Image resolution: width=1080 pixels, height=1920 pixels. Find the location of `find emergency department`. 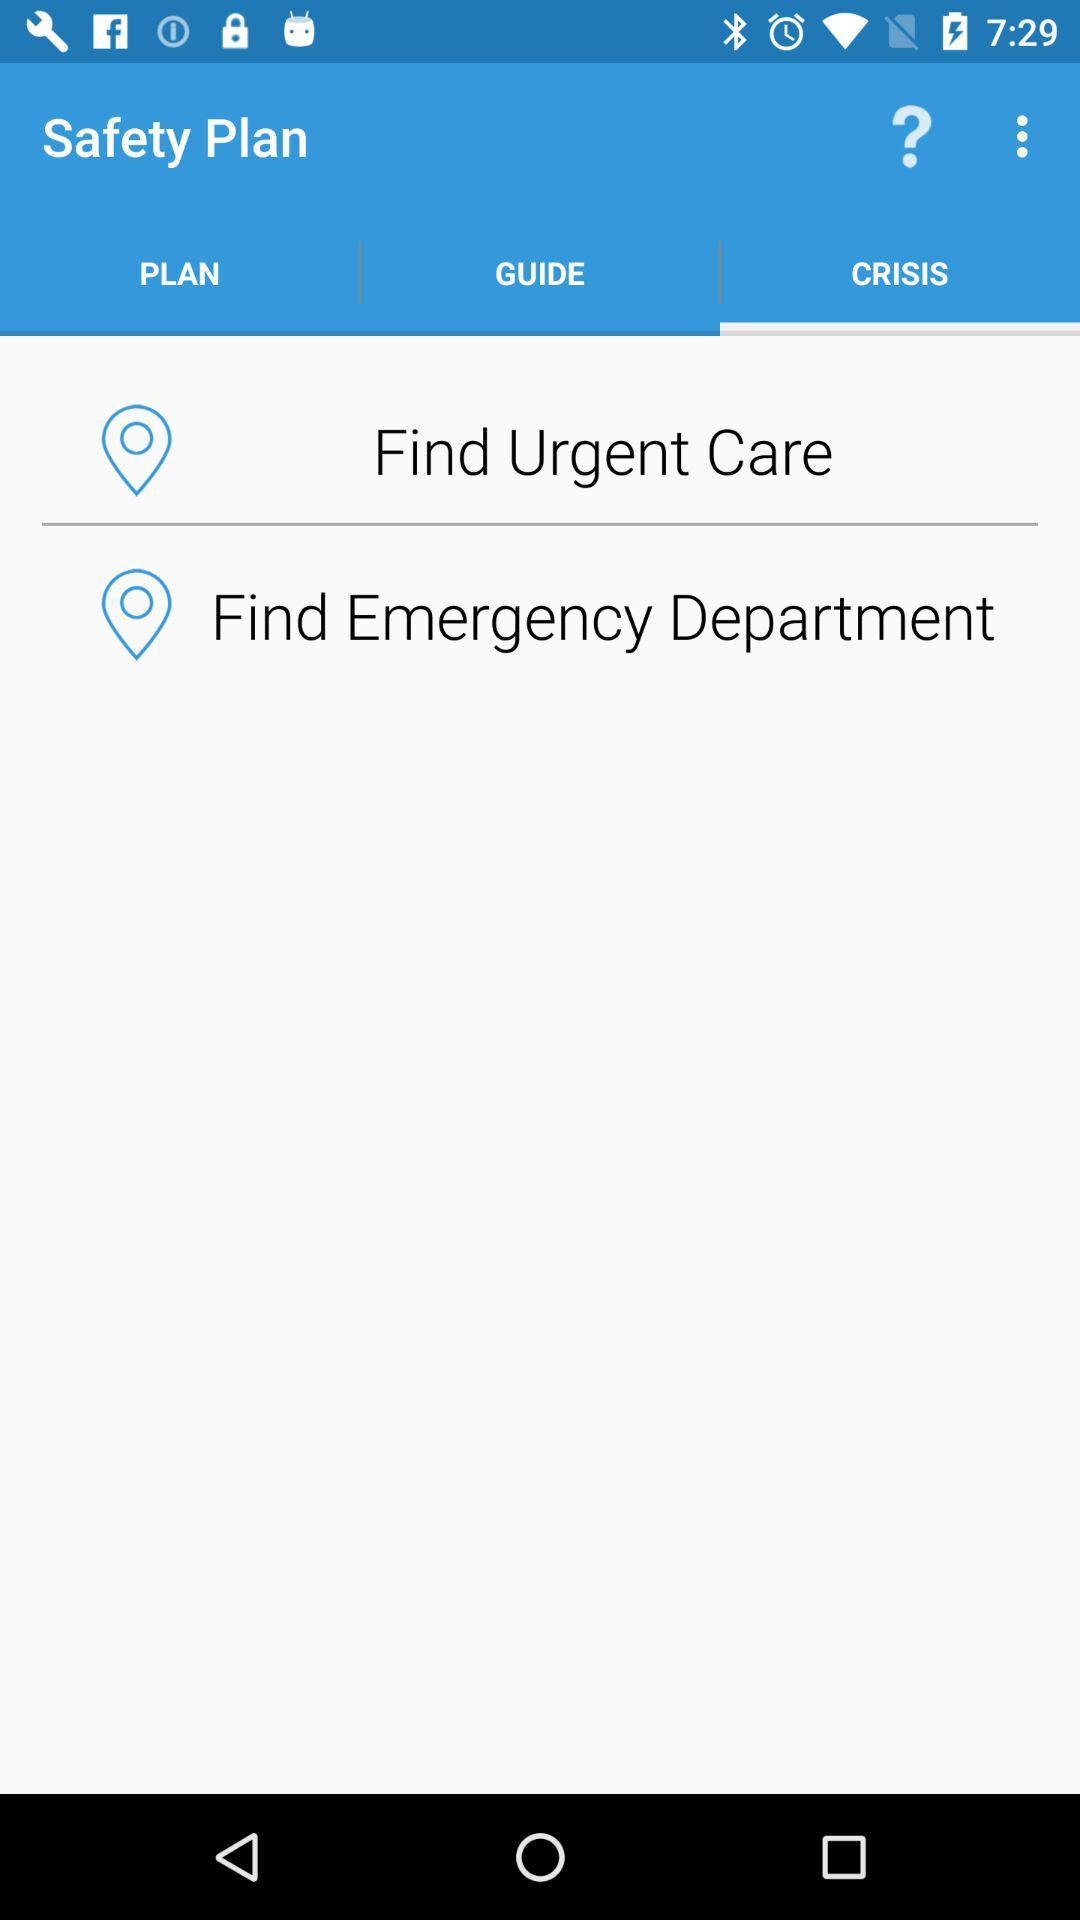

find emergency department is located at coordinates (540, 613).